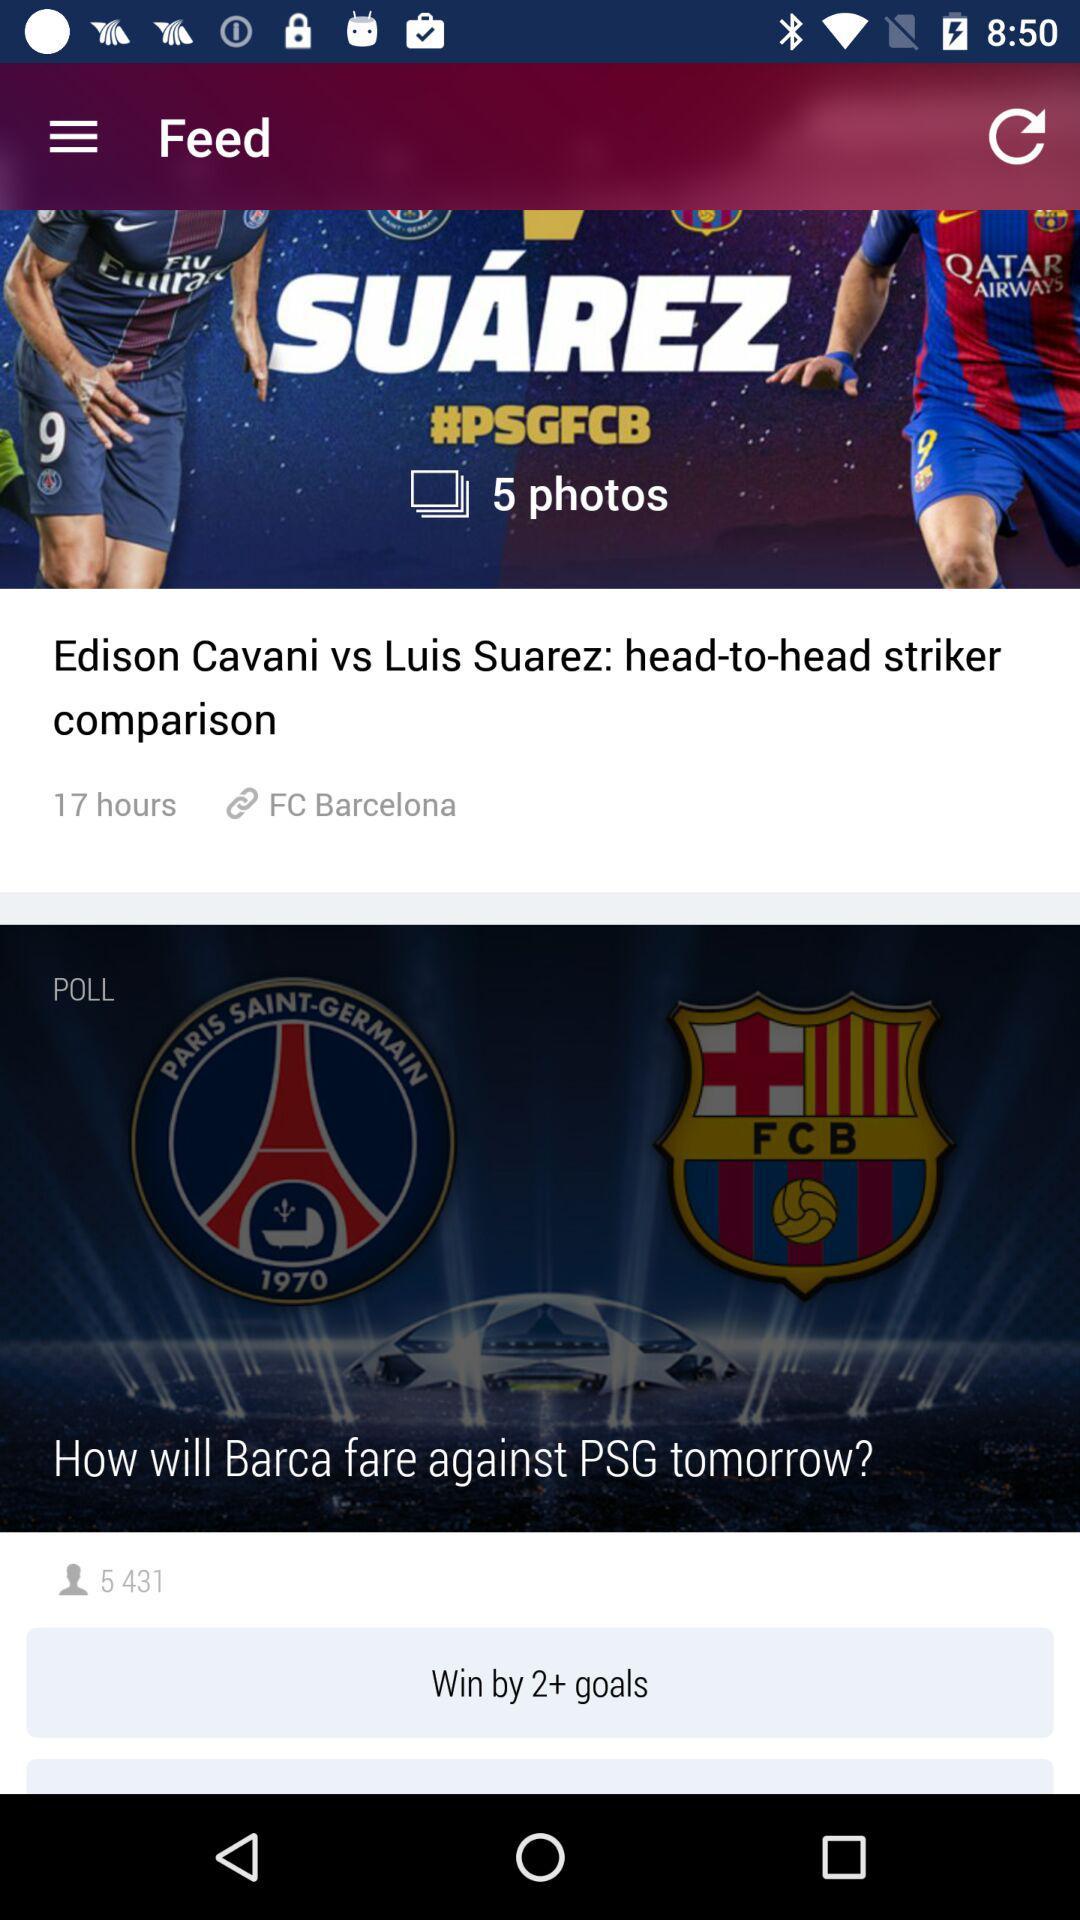  I want to click on the profile  image option in front of 5431 numbers, so click(72, 1578).